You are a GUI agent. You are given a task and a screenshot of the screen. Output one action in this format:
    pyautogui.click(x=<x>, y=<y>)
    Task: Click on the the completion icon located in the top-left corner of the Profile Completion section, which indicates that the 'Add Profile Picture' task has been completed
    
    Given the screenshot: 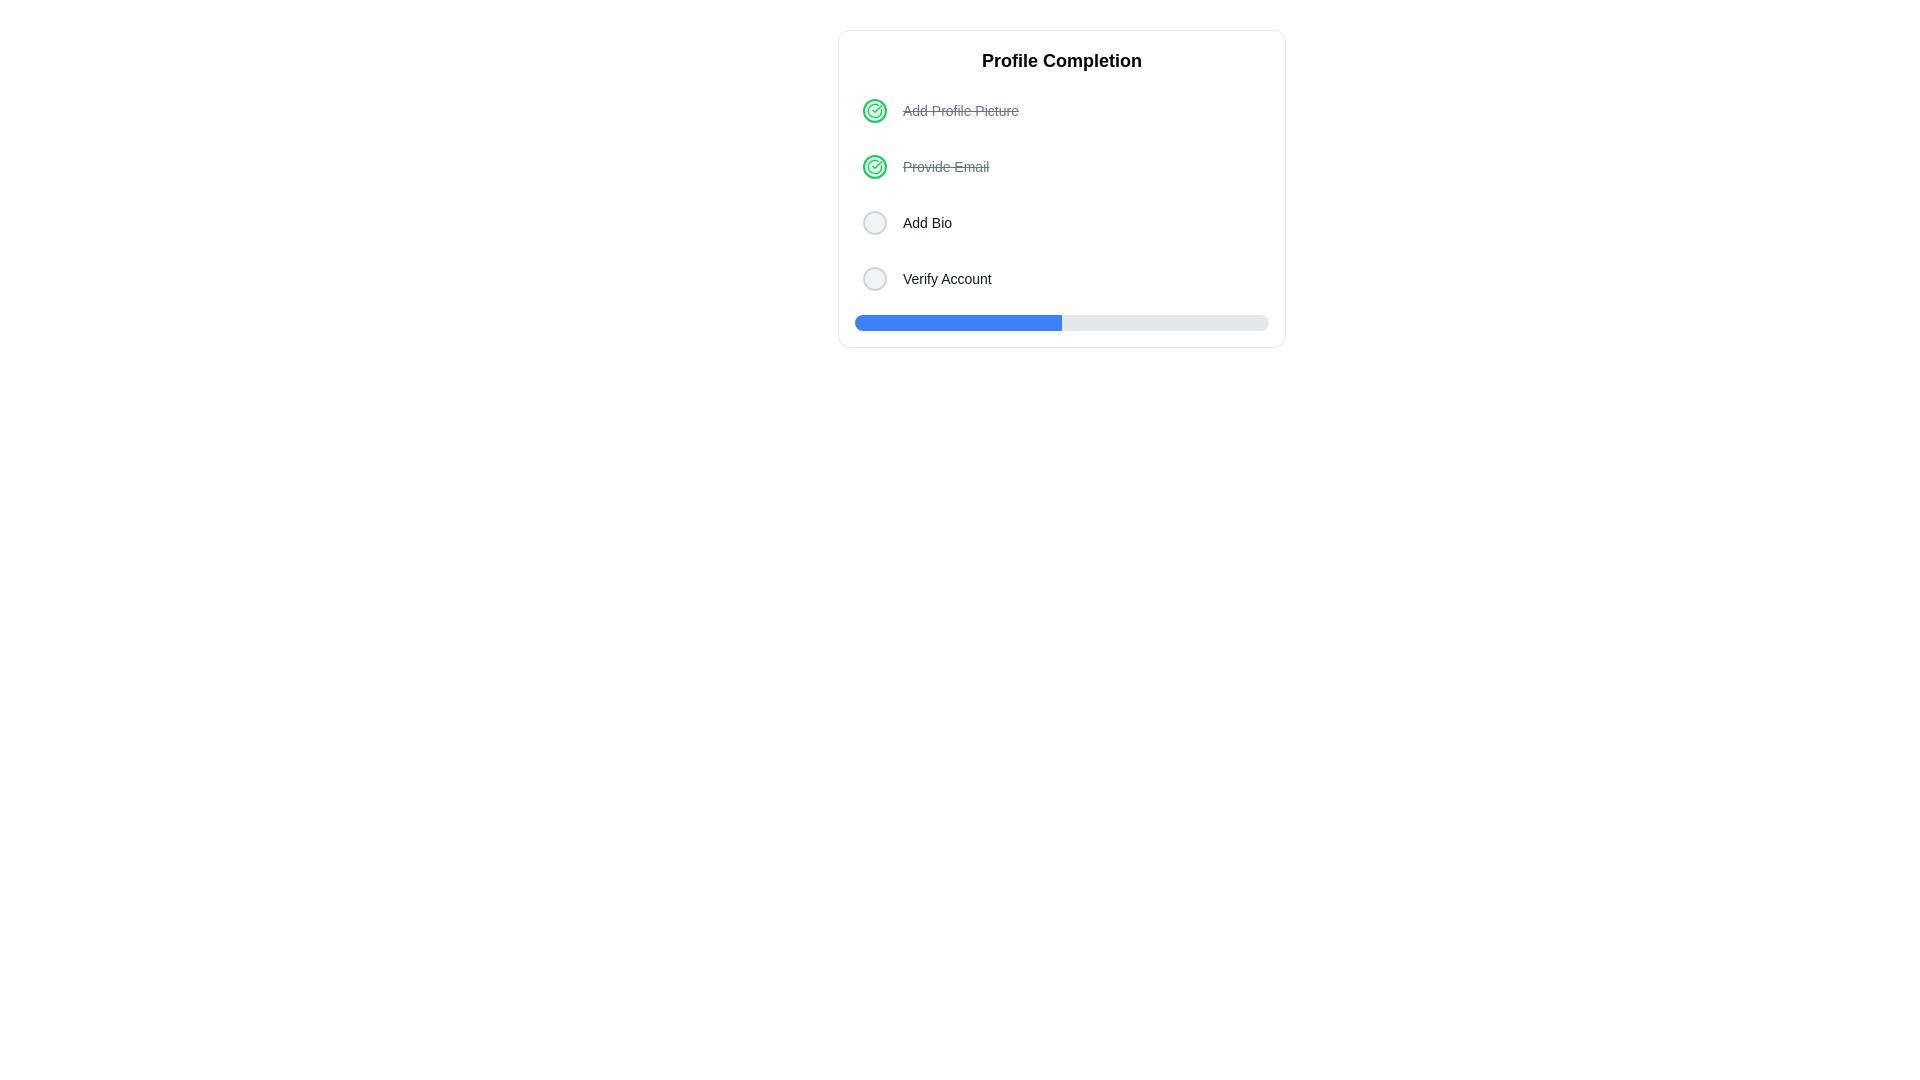 What is the action you would take?
    pyautogui.click(x=874, y=165)
    